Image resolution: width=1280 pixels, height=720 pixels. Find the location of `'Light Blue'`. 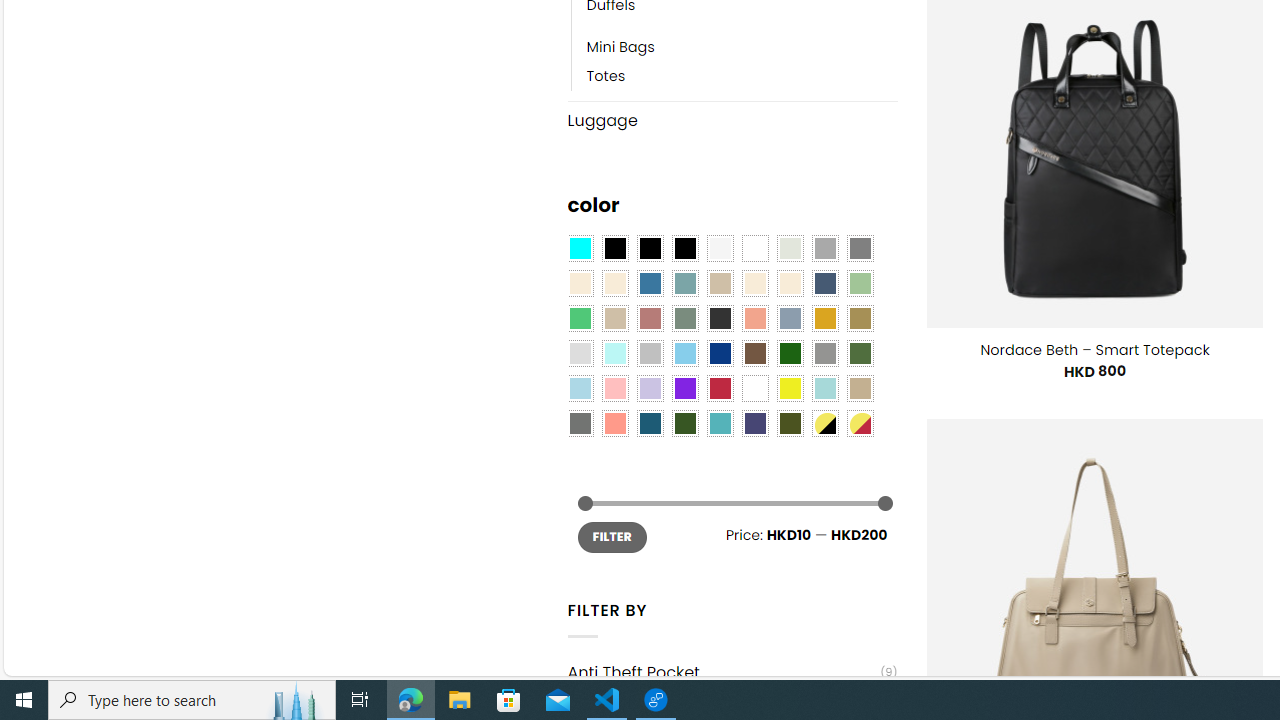

'Light Blue' is located at coordinates (578, 388).